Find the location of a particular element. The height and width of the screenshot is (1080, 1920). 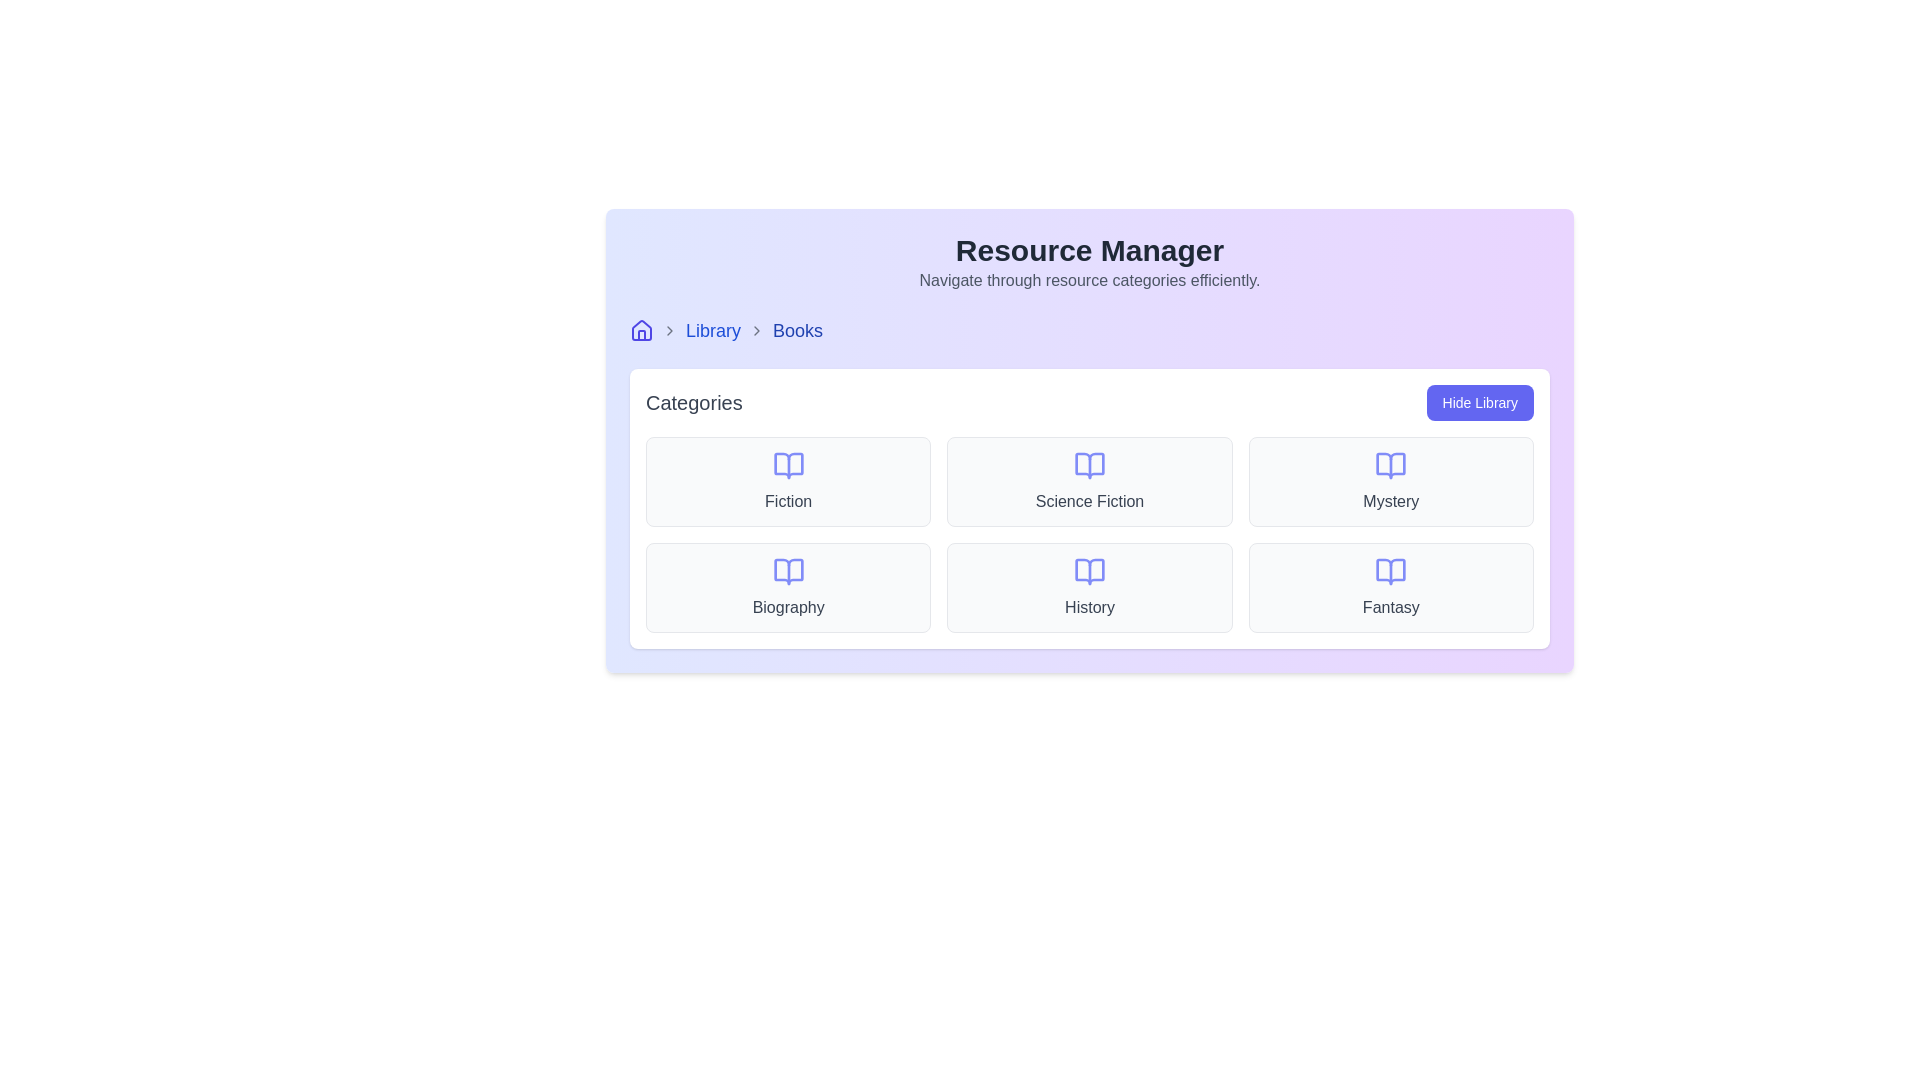

the icon resembling an open book in light indigo color under the 'Categories' section is located at coordinates (787, 571).